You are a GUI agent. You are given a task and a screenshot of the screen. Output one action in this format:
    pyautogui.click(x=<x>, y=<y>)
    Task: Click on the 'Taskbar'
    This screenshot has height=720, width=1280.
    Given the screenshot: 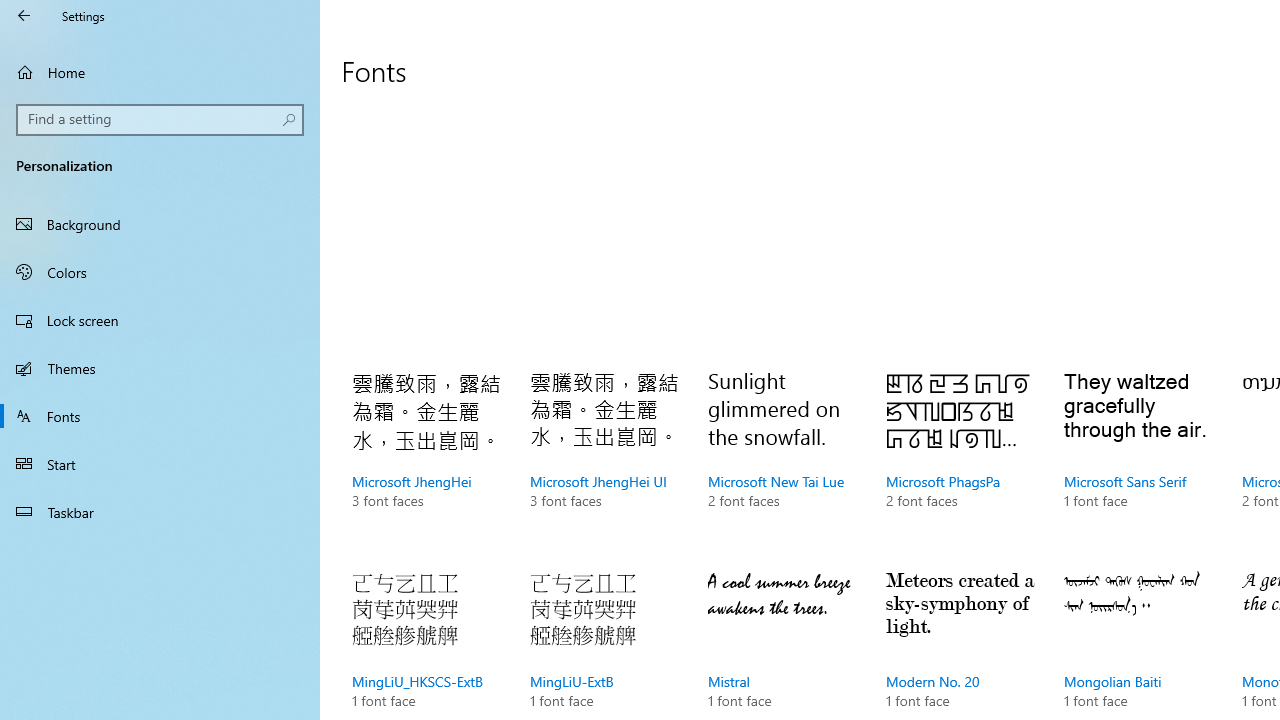 What is the action you would take?
    pyautogui.click(x=160, y=510)
    